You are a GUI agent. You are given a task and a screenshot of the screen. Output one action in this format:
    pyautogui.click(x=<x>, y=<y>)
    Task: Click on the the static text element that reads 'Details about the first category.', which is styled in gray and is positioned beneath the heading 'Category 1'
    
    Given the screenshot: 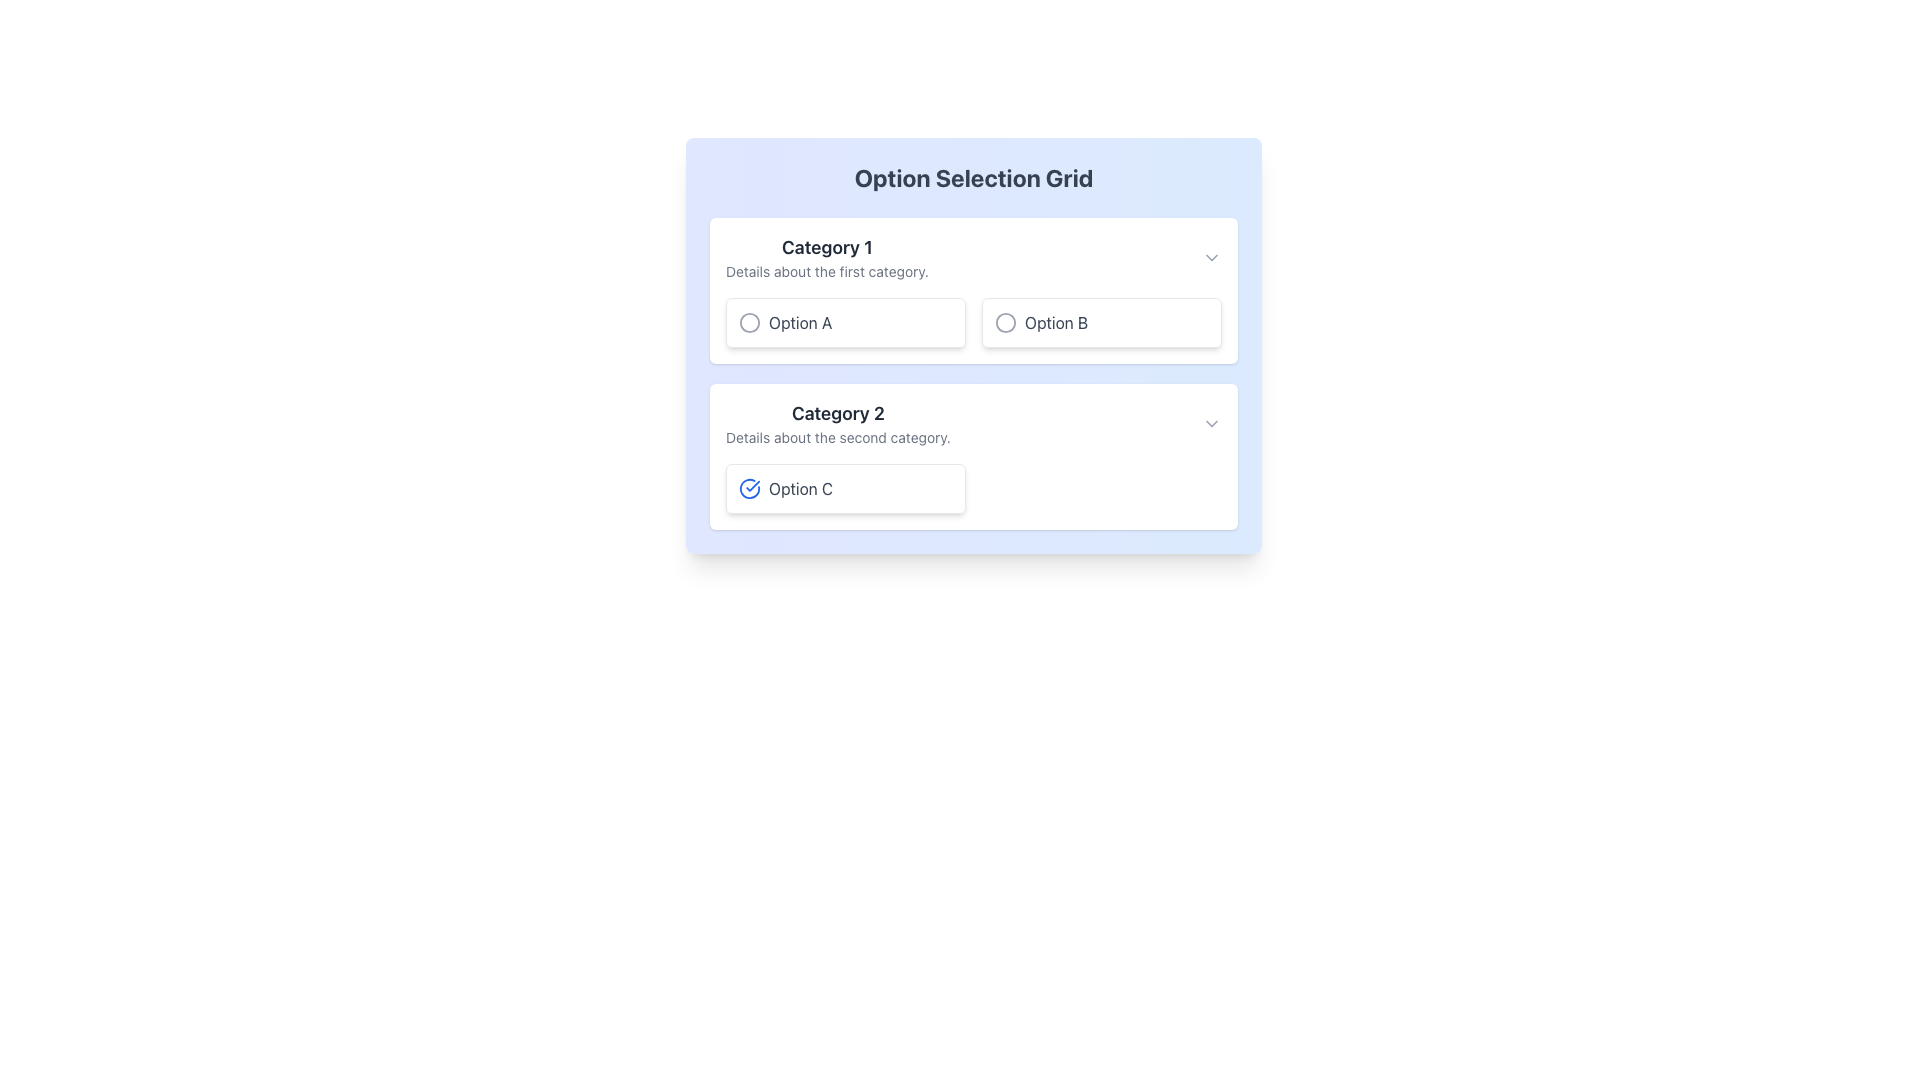 What is the action you would take?
    pyautogui.click(x=827, y=272)
    